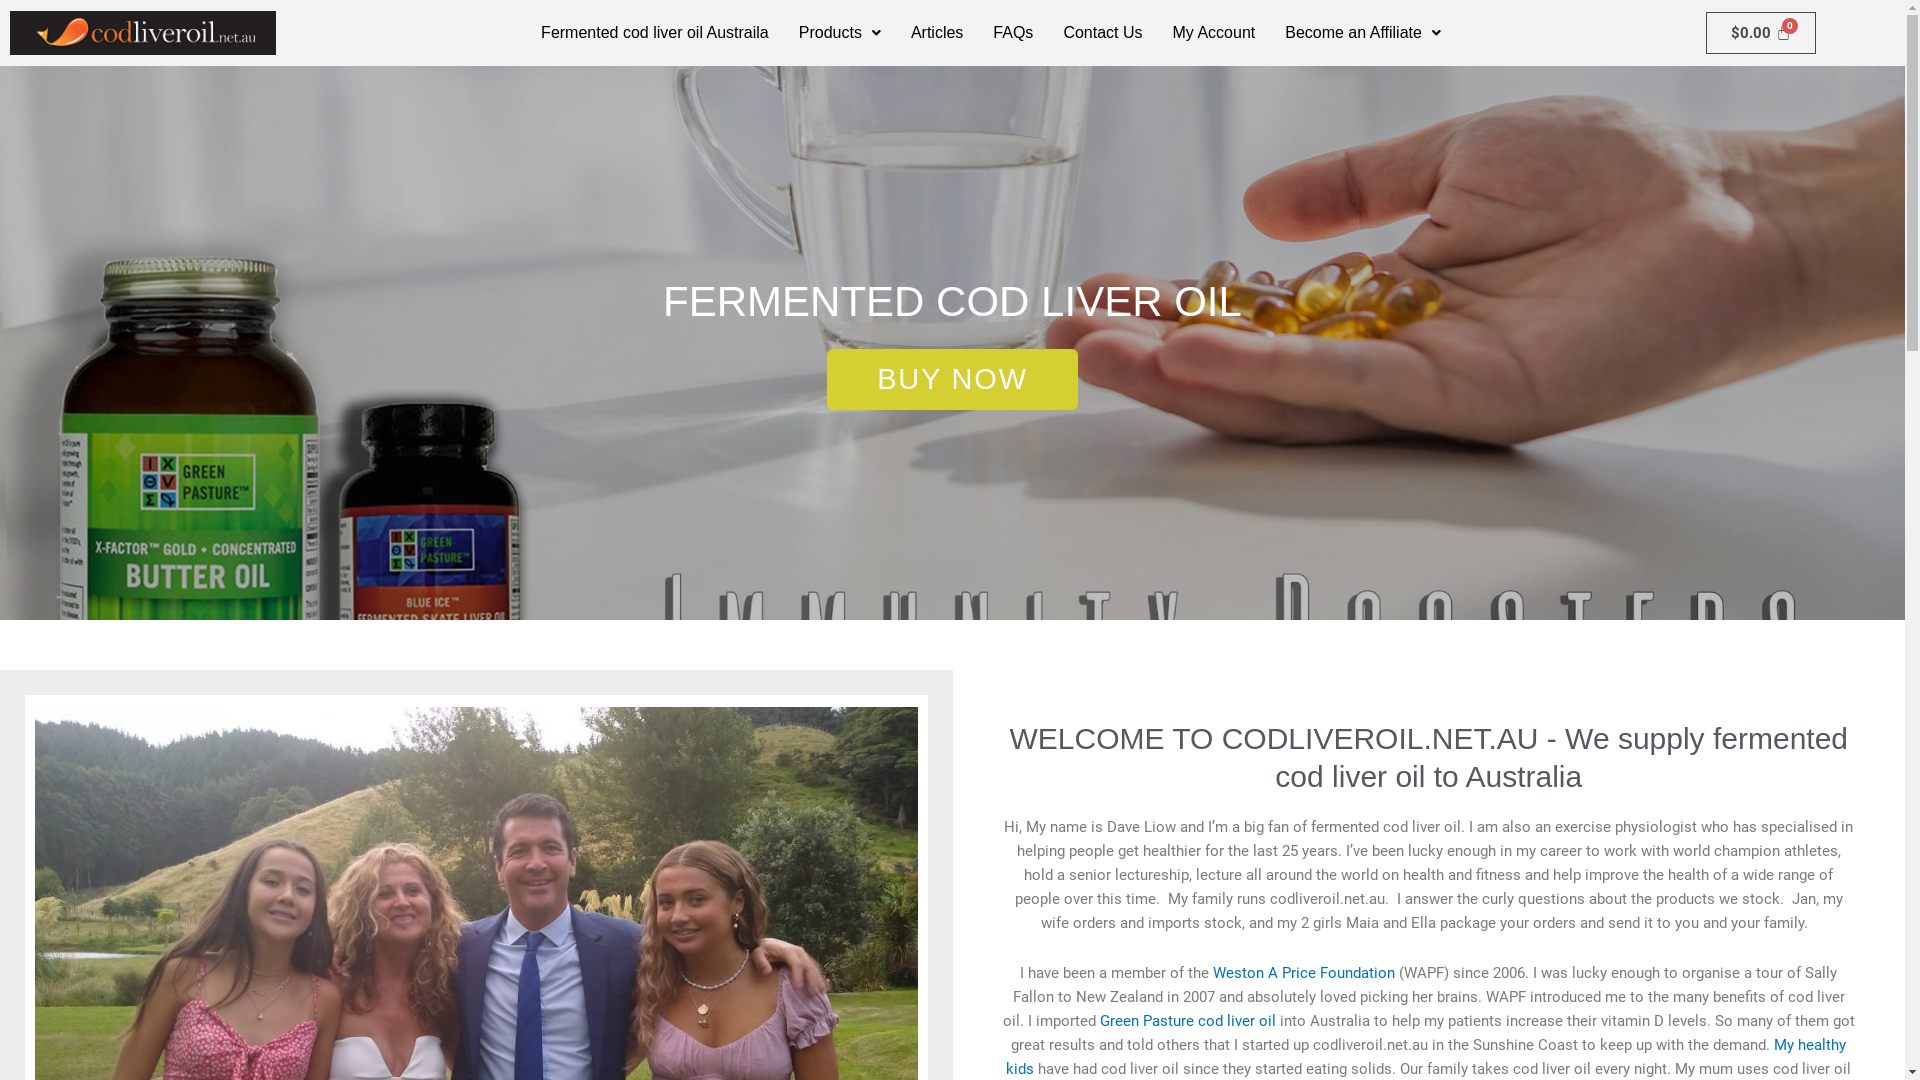 The image size is (1920, 1080). What do you see at coordinates (935, 33) in the screenshot?
I see `'Articles'` at bounding box center [935, 33].